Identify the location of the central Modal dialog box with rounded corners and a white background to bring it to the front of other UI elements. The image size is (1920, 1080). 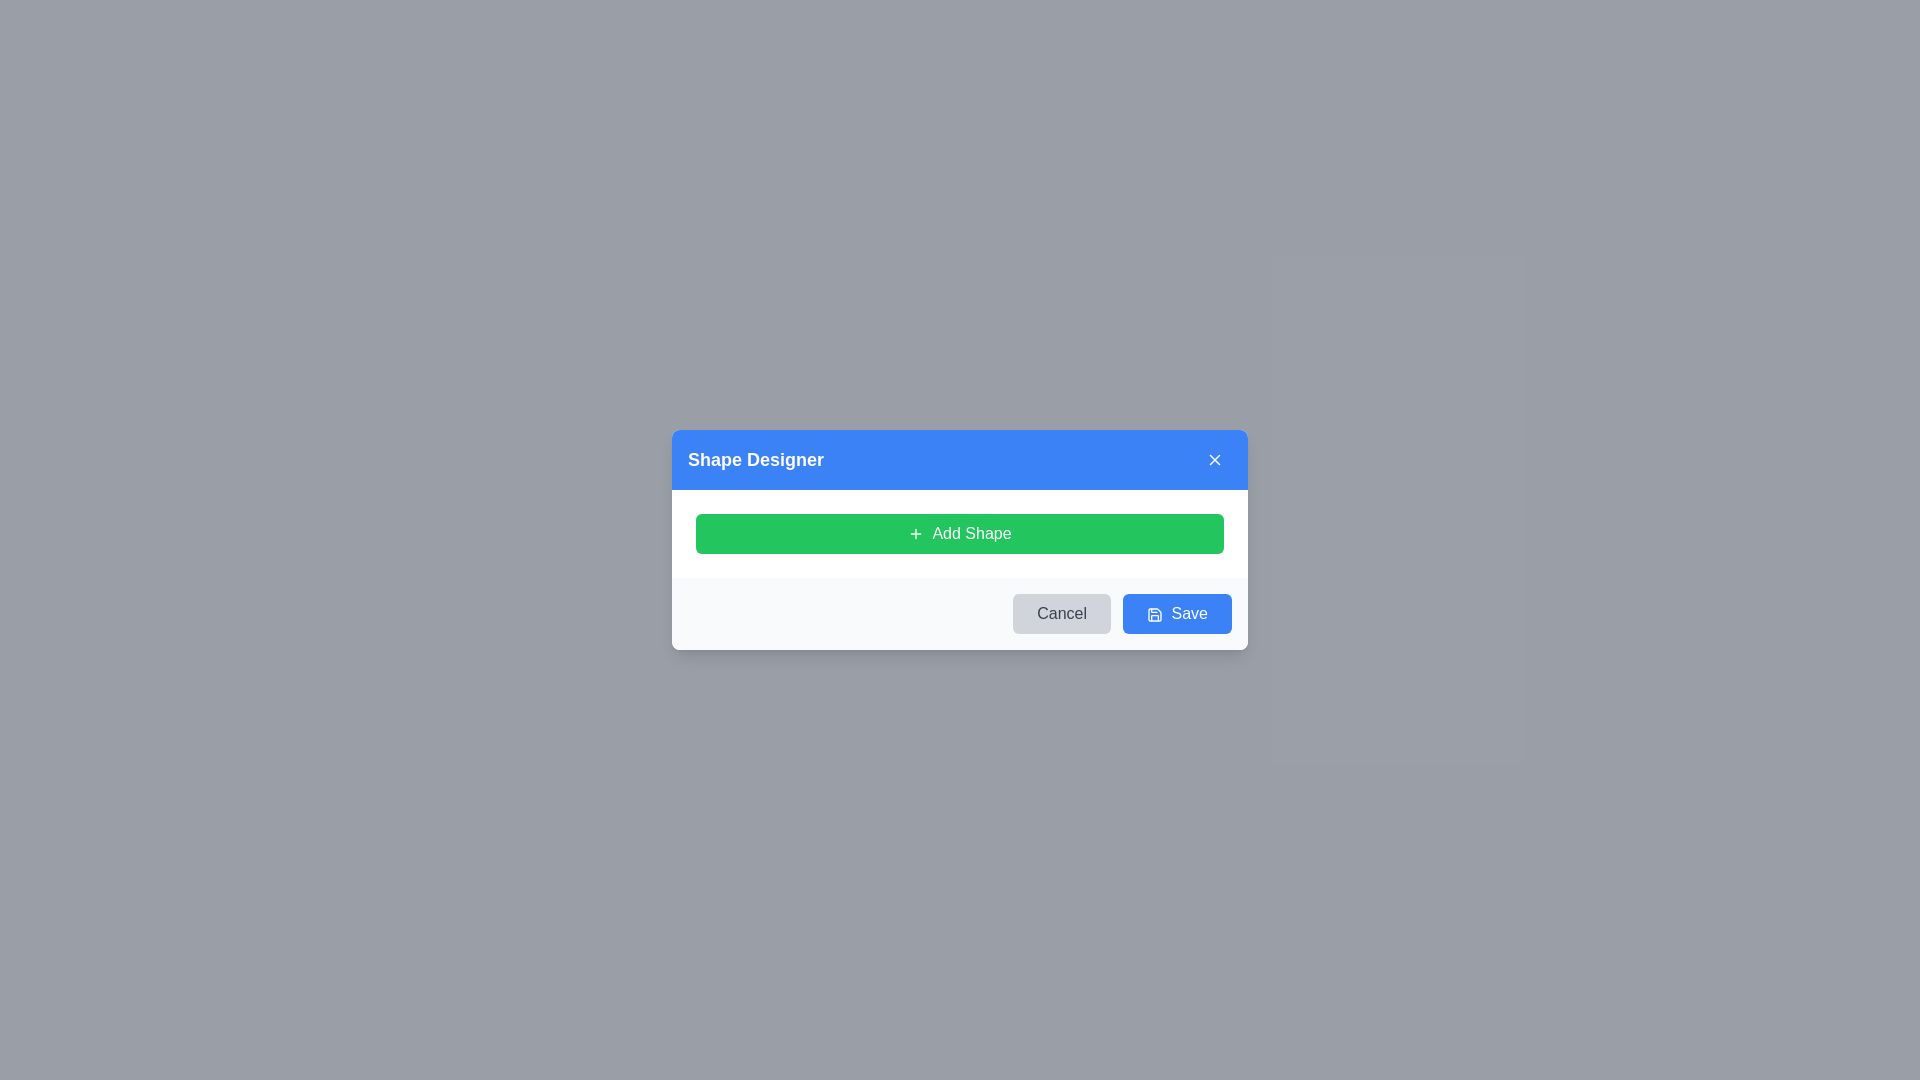
(960, 540).